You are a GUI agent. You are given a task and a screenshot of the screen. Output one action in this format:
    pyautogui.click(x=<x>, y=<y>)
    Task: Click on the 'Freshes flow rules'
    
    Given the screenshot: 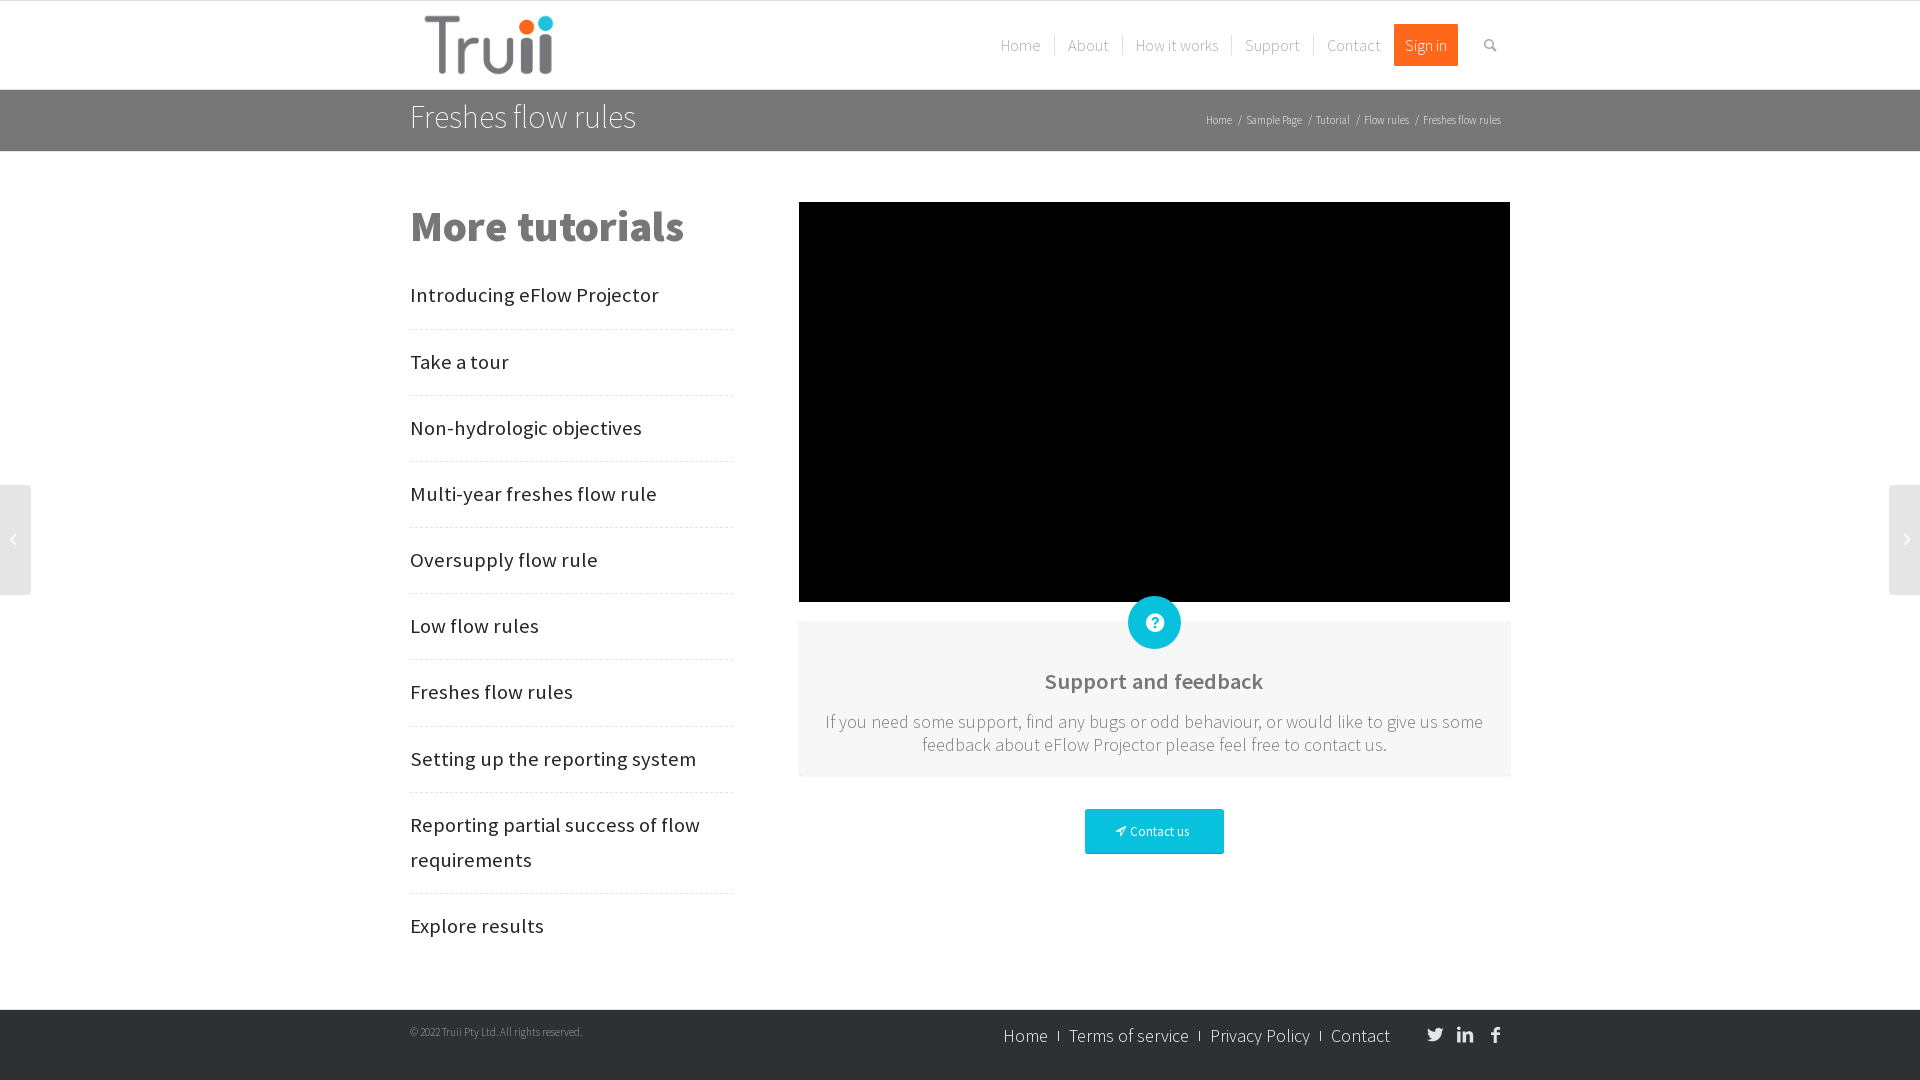 What is the action you would take?
    pyautogui.click(x=491, y=690)
    